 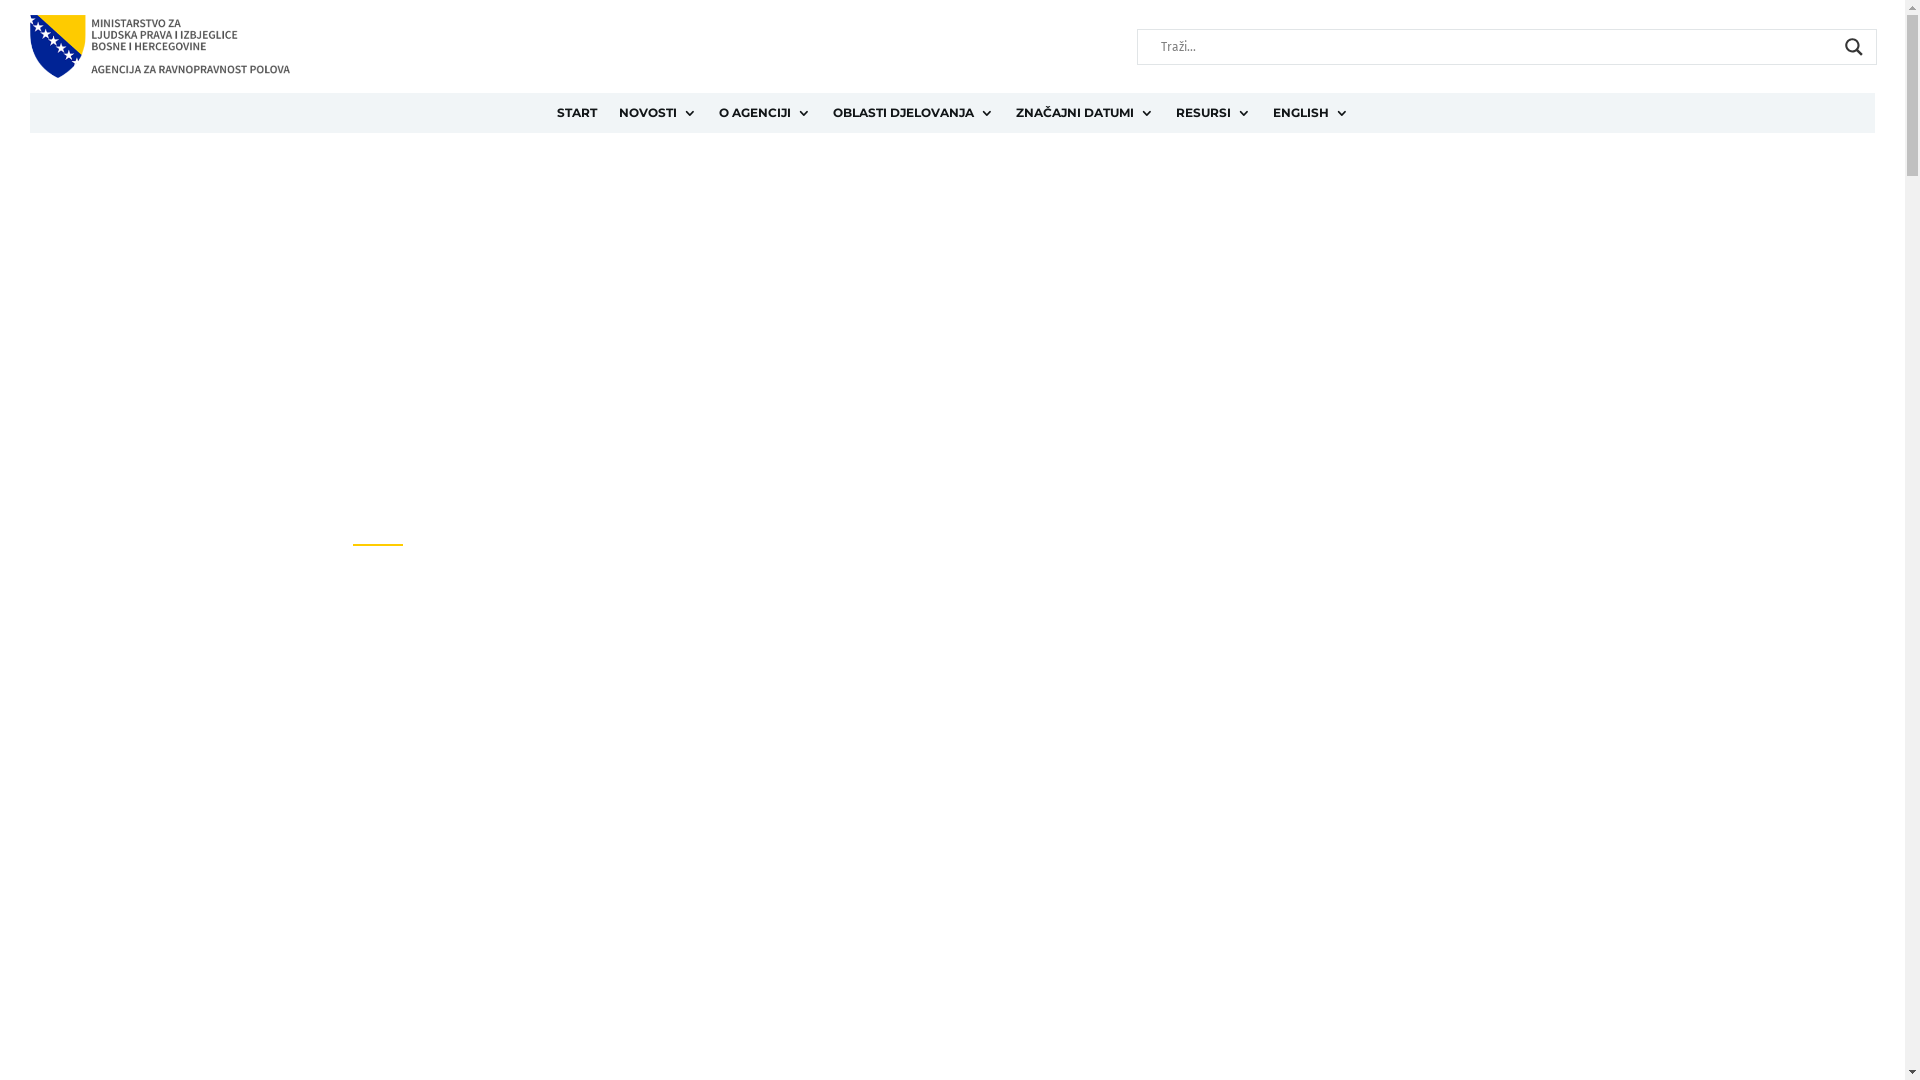 What do you see at coordinates (1212, 116) in the screenshot?
I see `'RESURSI'` at bounding box center [1212, 116].